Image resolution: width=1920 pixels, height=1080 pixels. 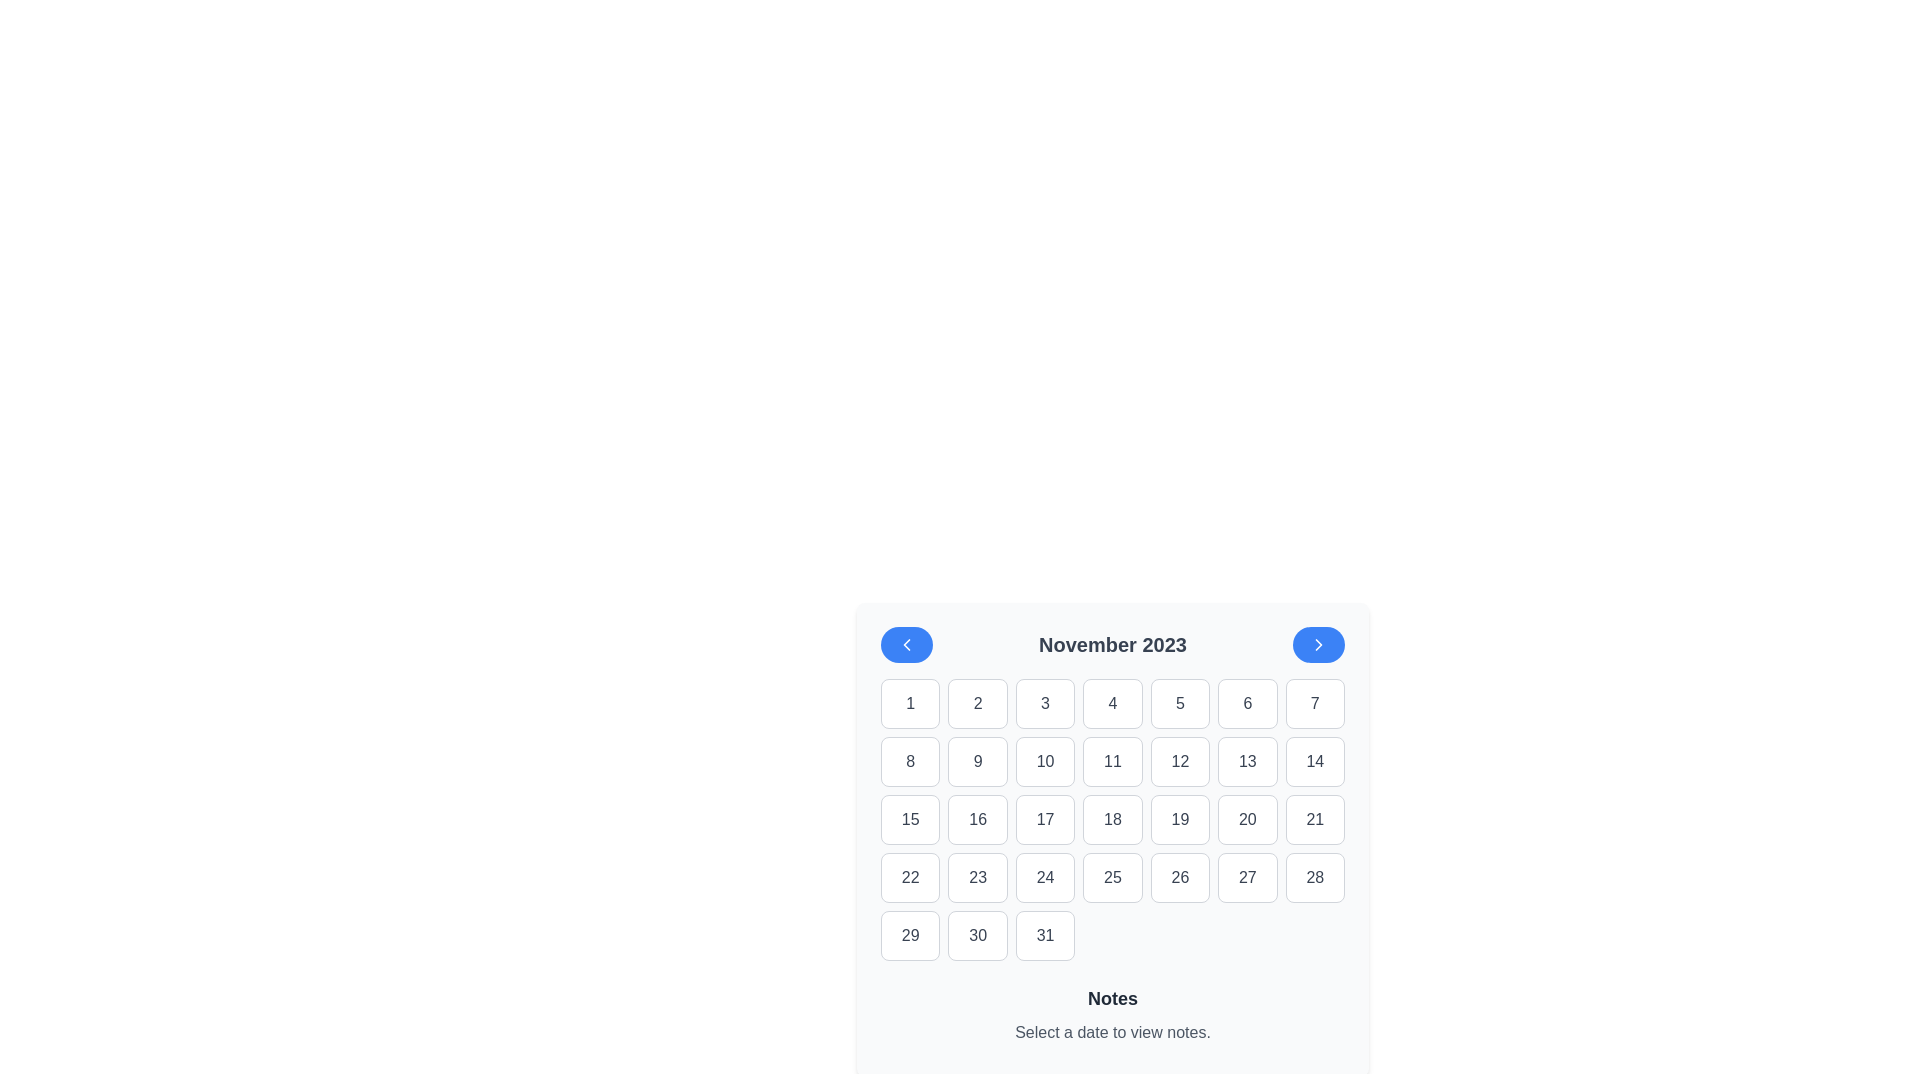 What do you see at coordinates (1180, 877) in the screenshot?
I see `the button labeled '26'` at bounding box center [1180, 877].